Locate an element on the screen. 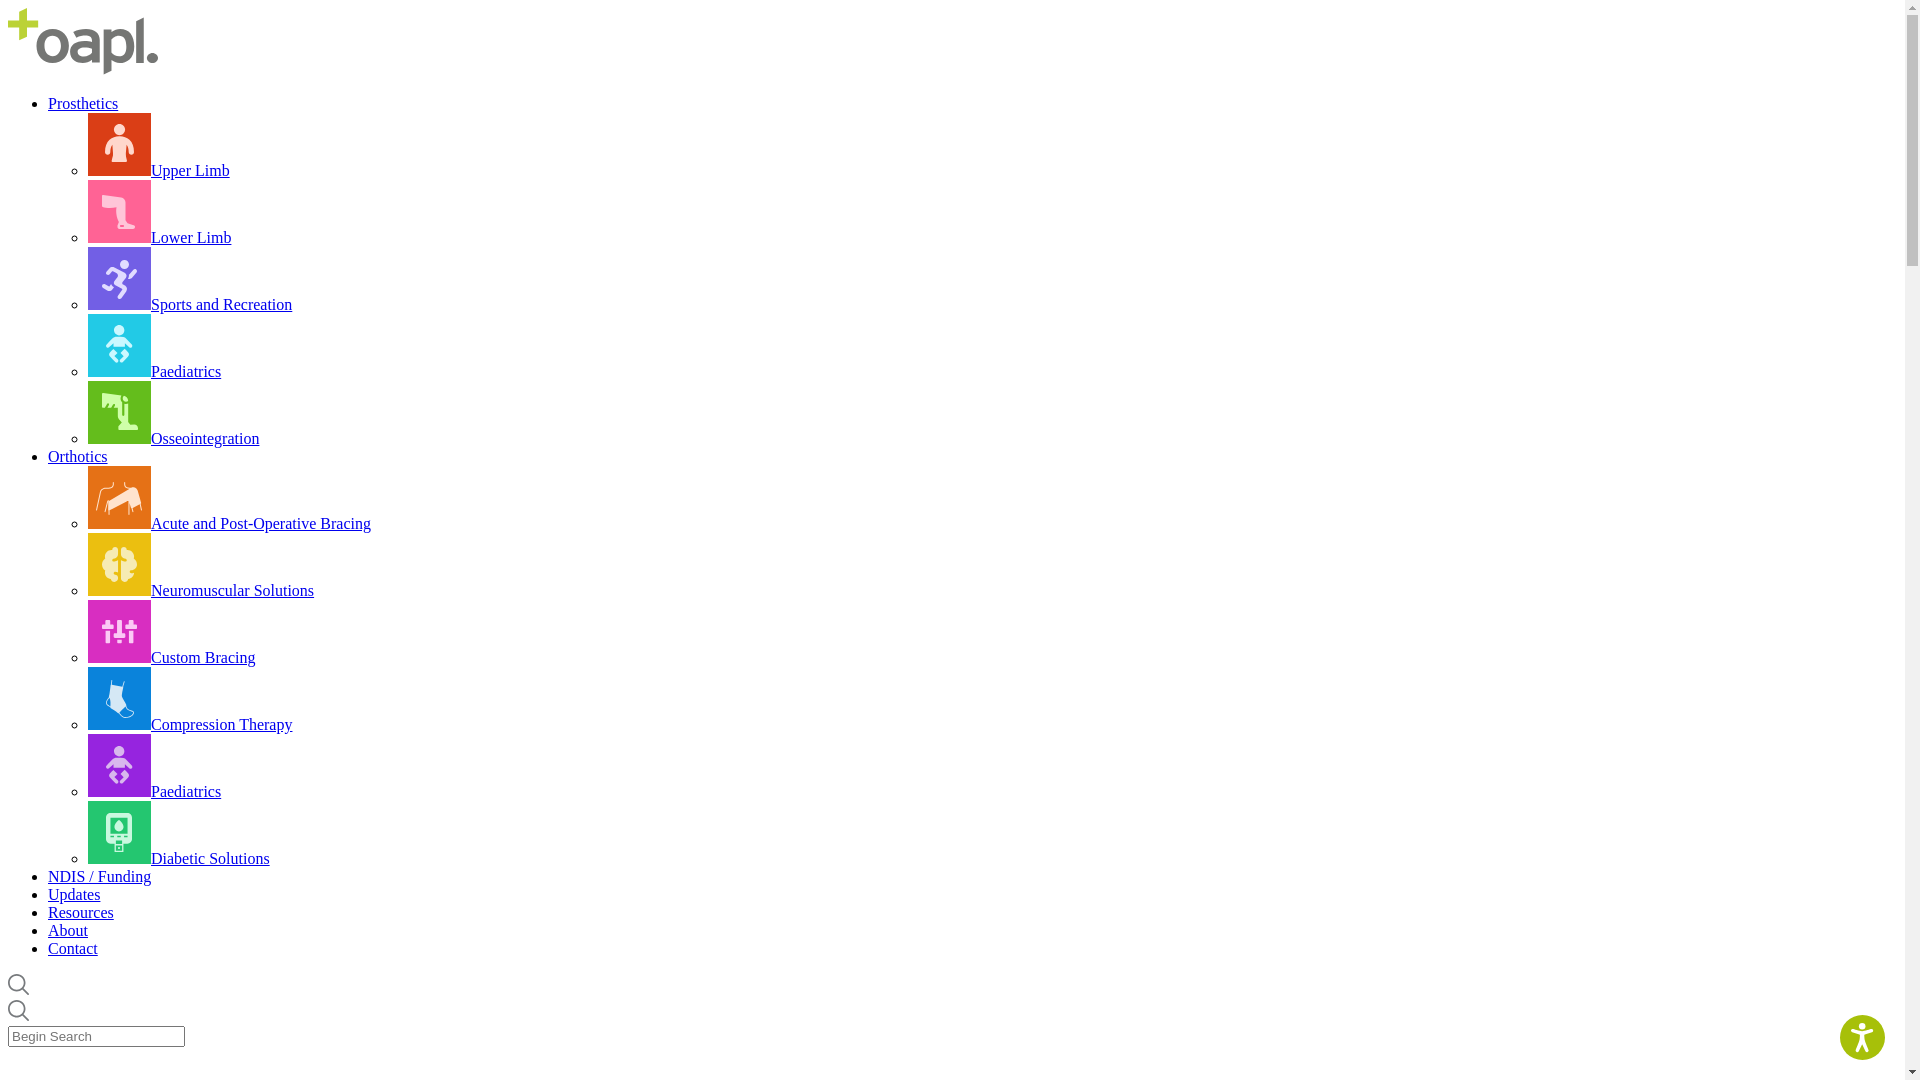 The height and width of the screenshot is (1080, 1920). 'Prosthetics' is located at coordinates (81, 103).